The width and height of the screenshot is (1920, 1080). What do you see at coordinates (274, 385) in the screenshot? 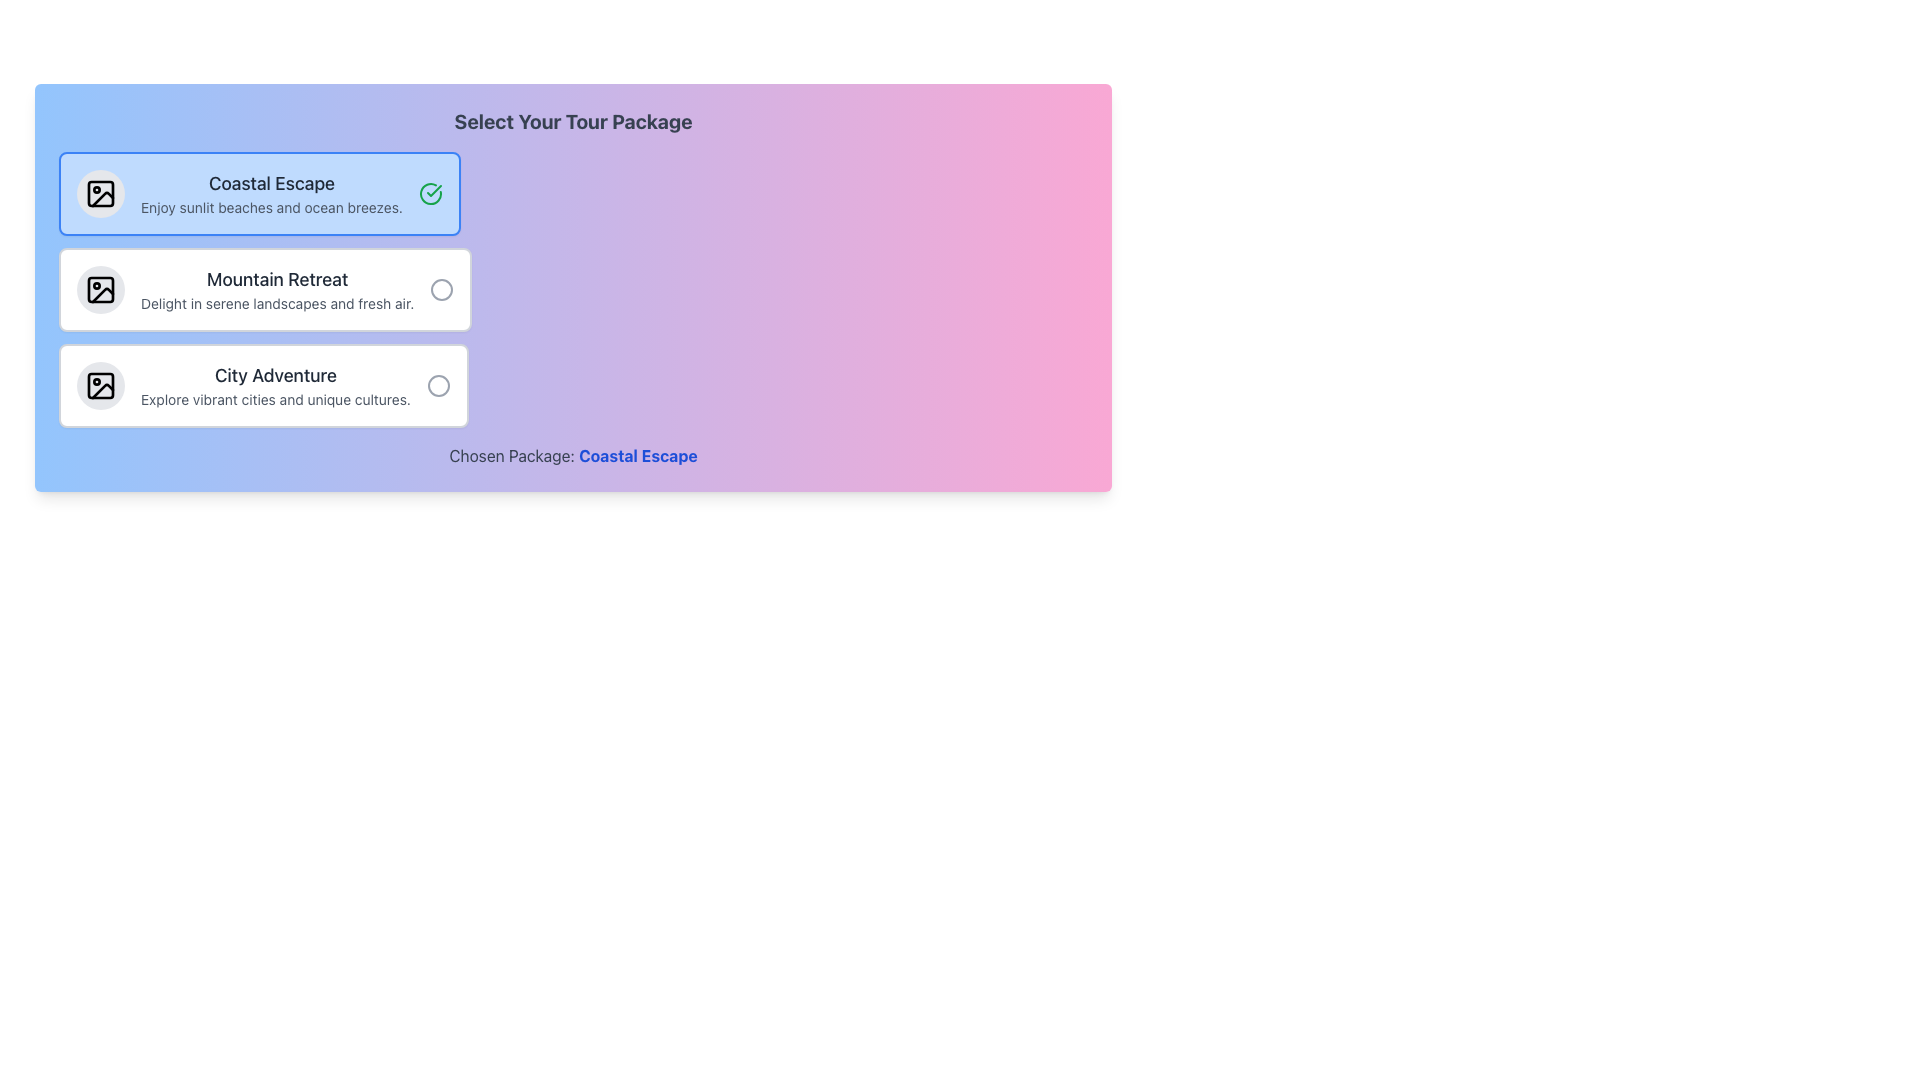
I see `the label providing information about the 'City Adventure' tour, located in the third option of the vertical list of tour package options` at bounding box center [274, 385].